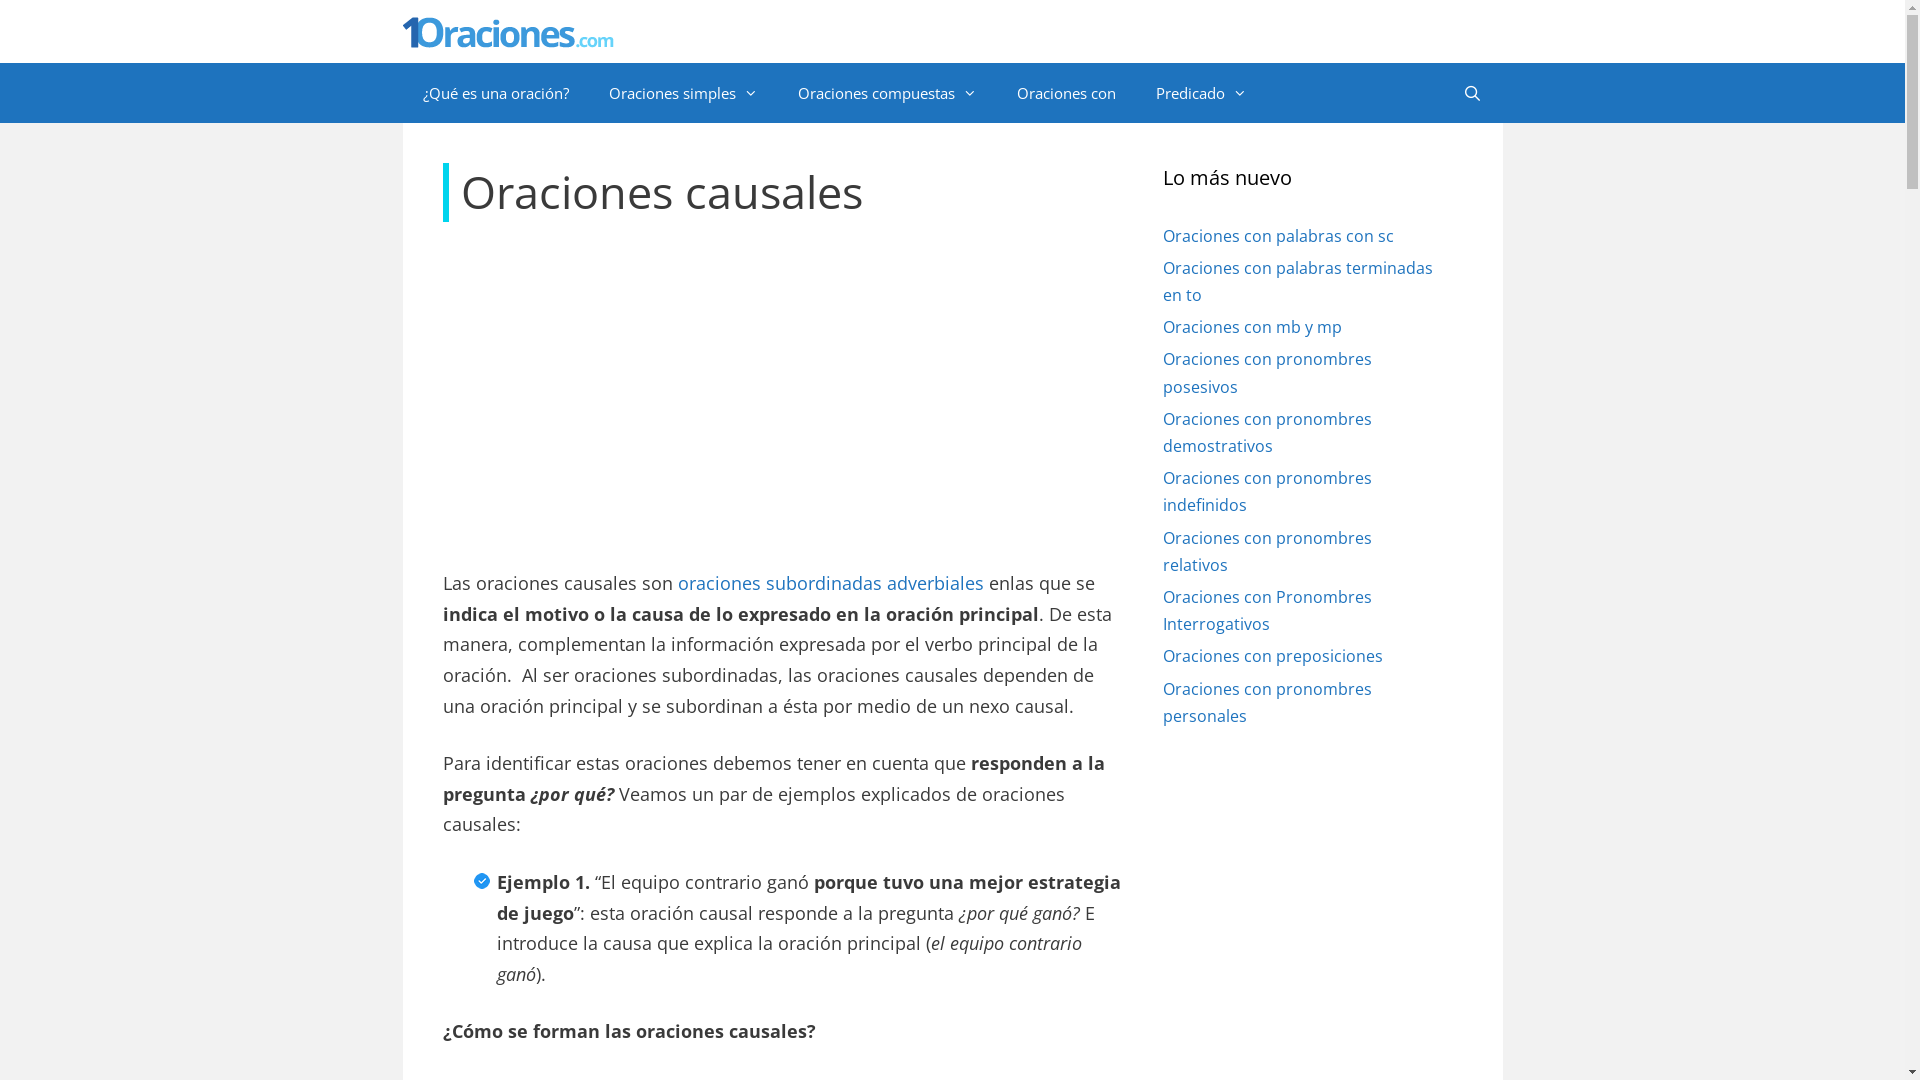 The width and height of the screenshot is (1920, 1080). I want to click on 'Oraciones con palabras con sc', so click(1161, 234).